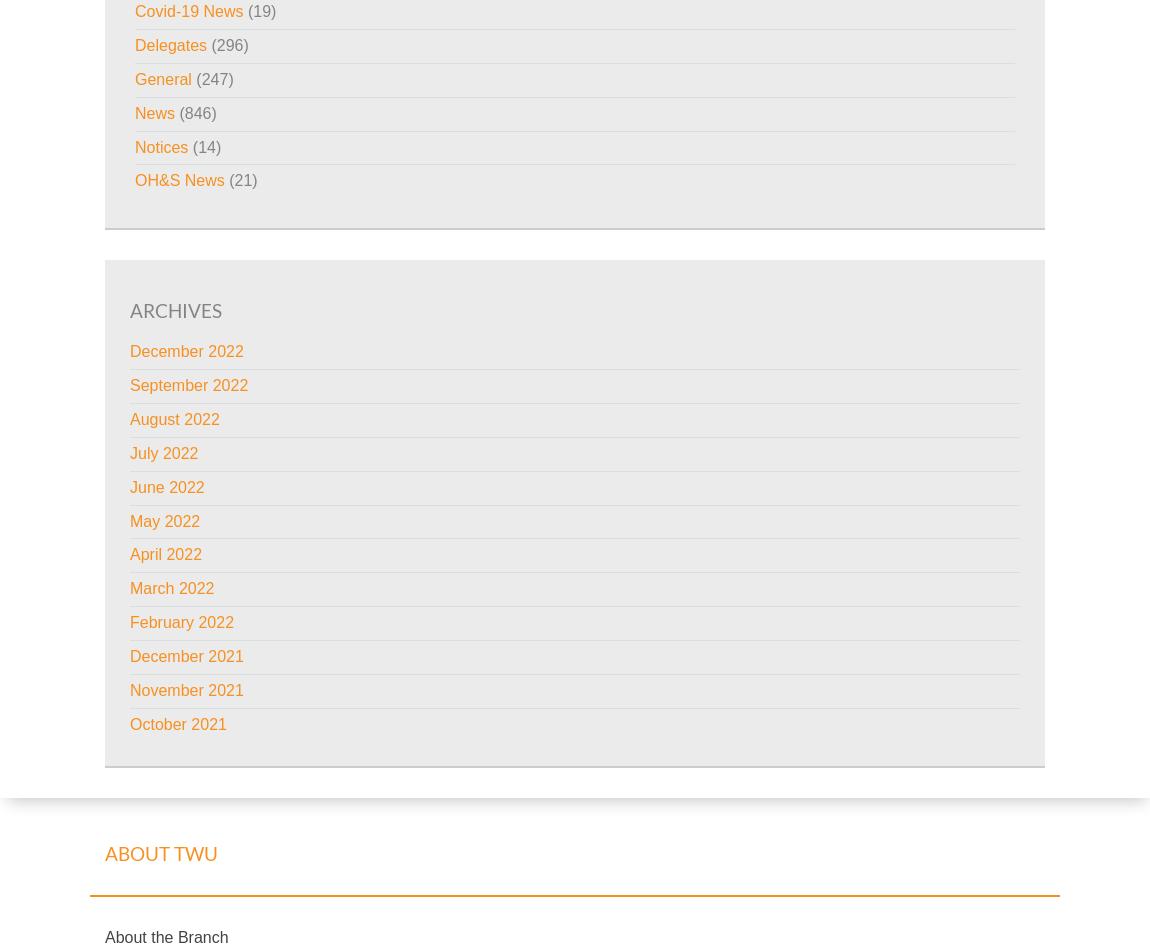  I want to click on 'April 2022', so click(128, 553).